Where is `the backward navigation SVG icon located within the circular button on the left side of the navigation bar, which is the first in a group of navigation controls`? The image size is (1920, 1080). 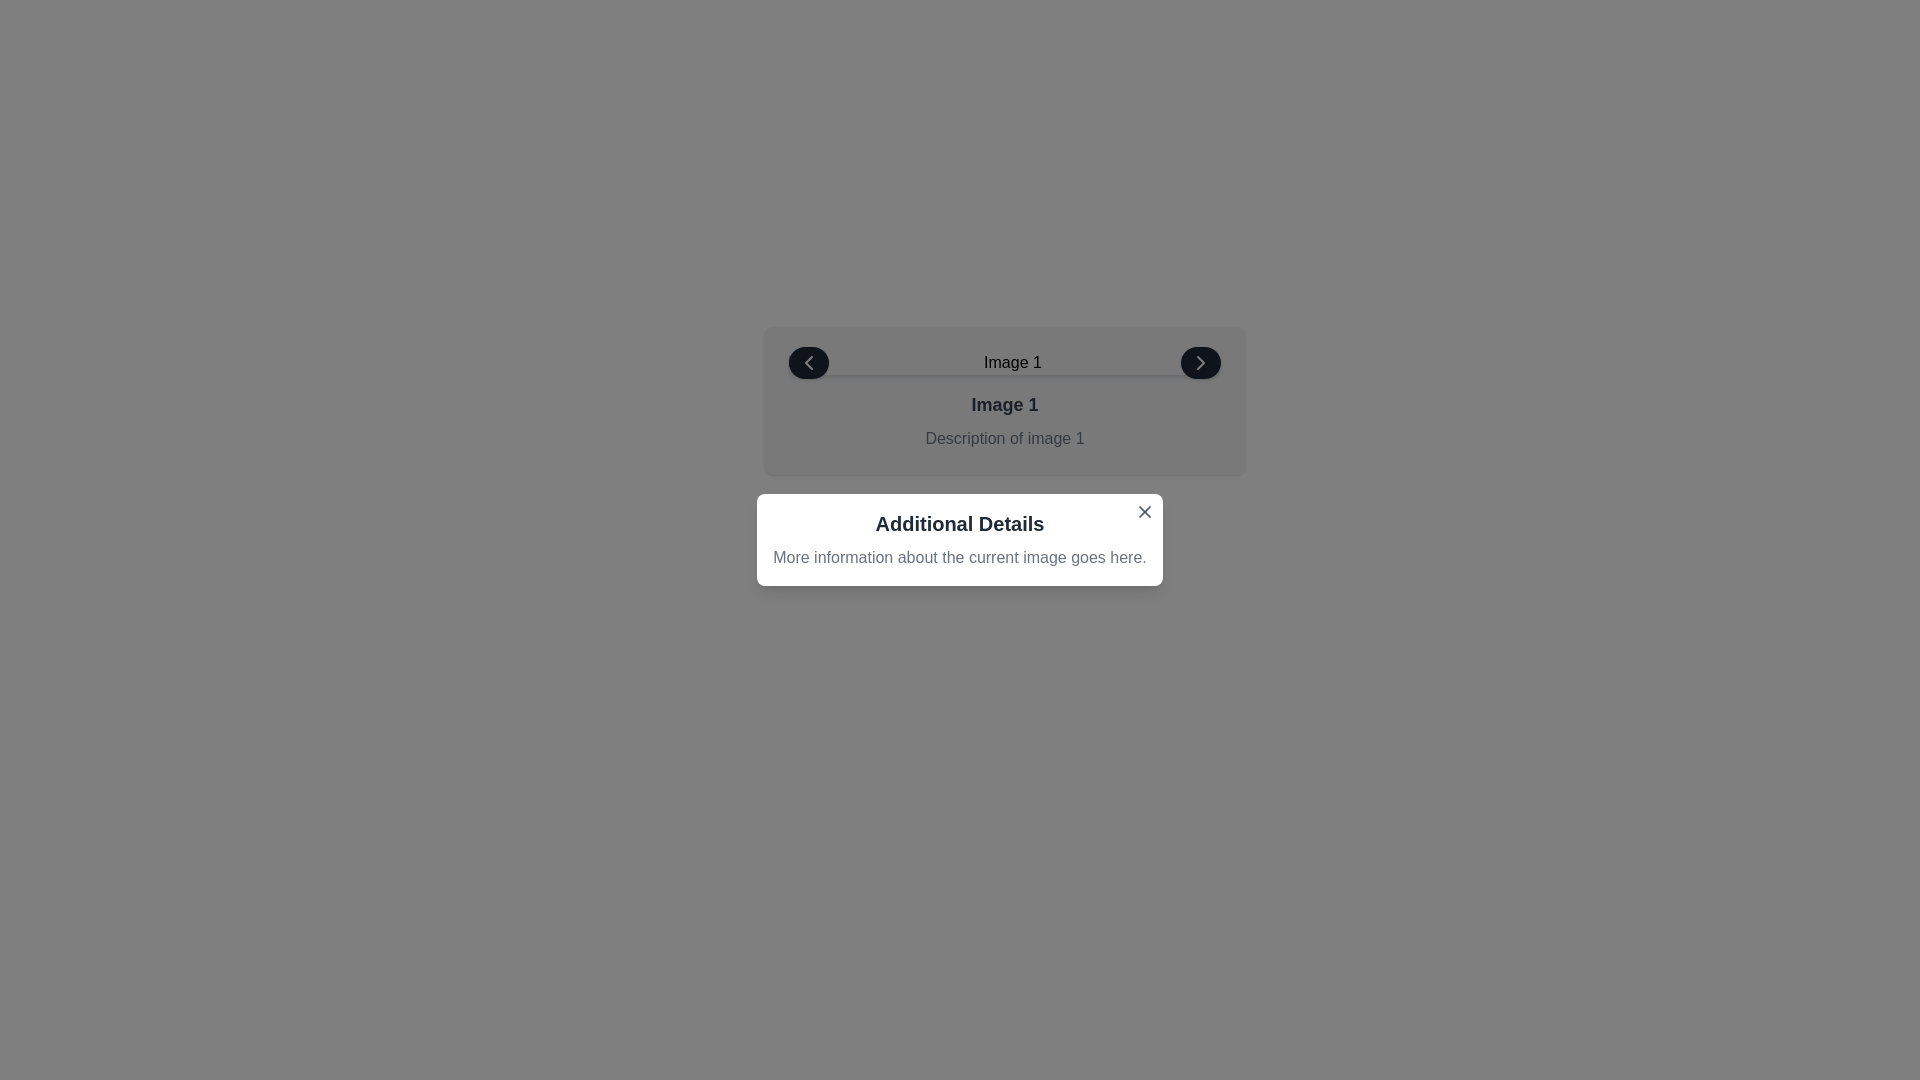
the backward navigation SVG icon located within the circular button on the left side of the navigation bar, which is the first in a group of navigation controls is located at coordinates (809, 362).